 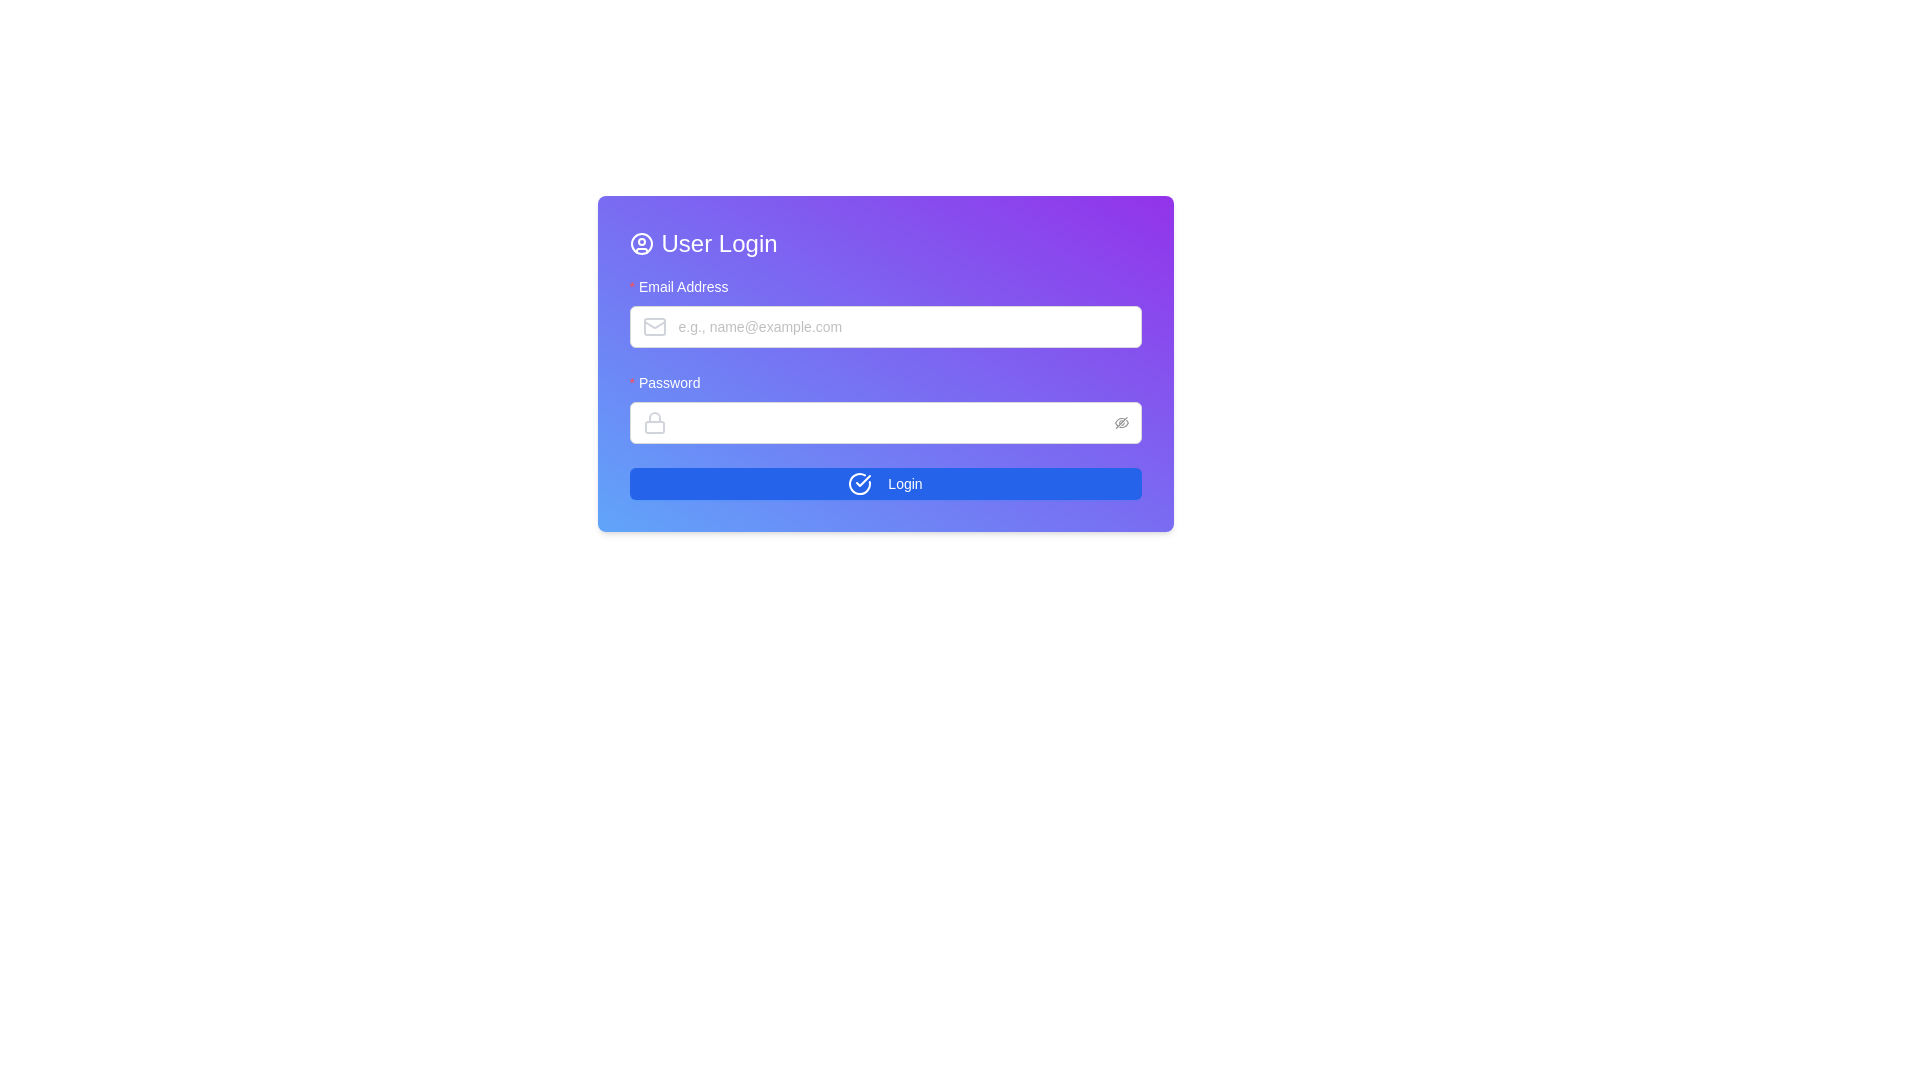 I want to click on the outermost SVG Circle representing the user profile icon located at the top-left corner of the login form, adjacent to the 'User Login' text, so click(x=641, y=242).